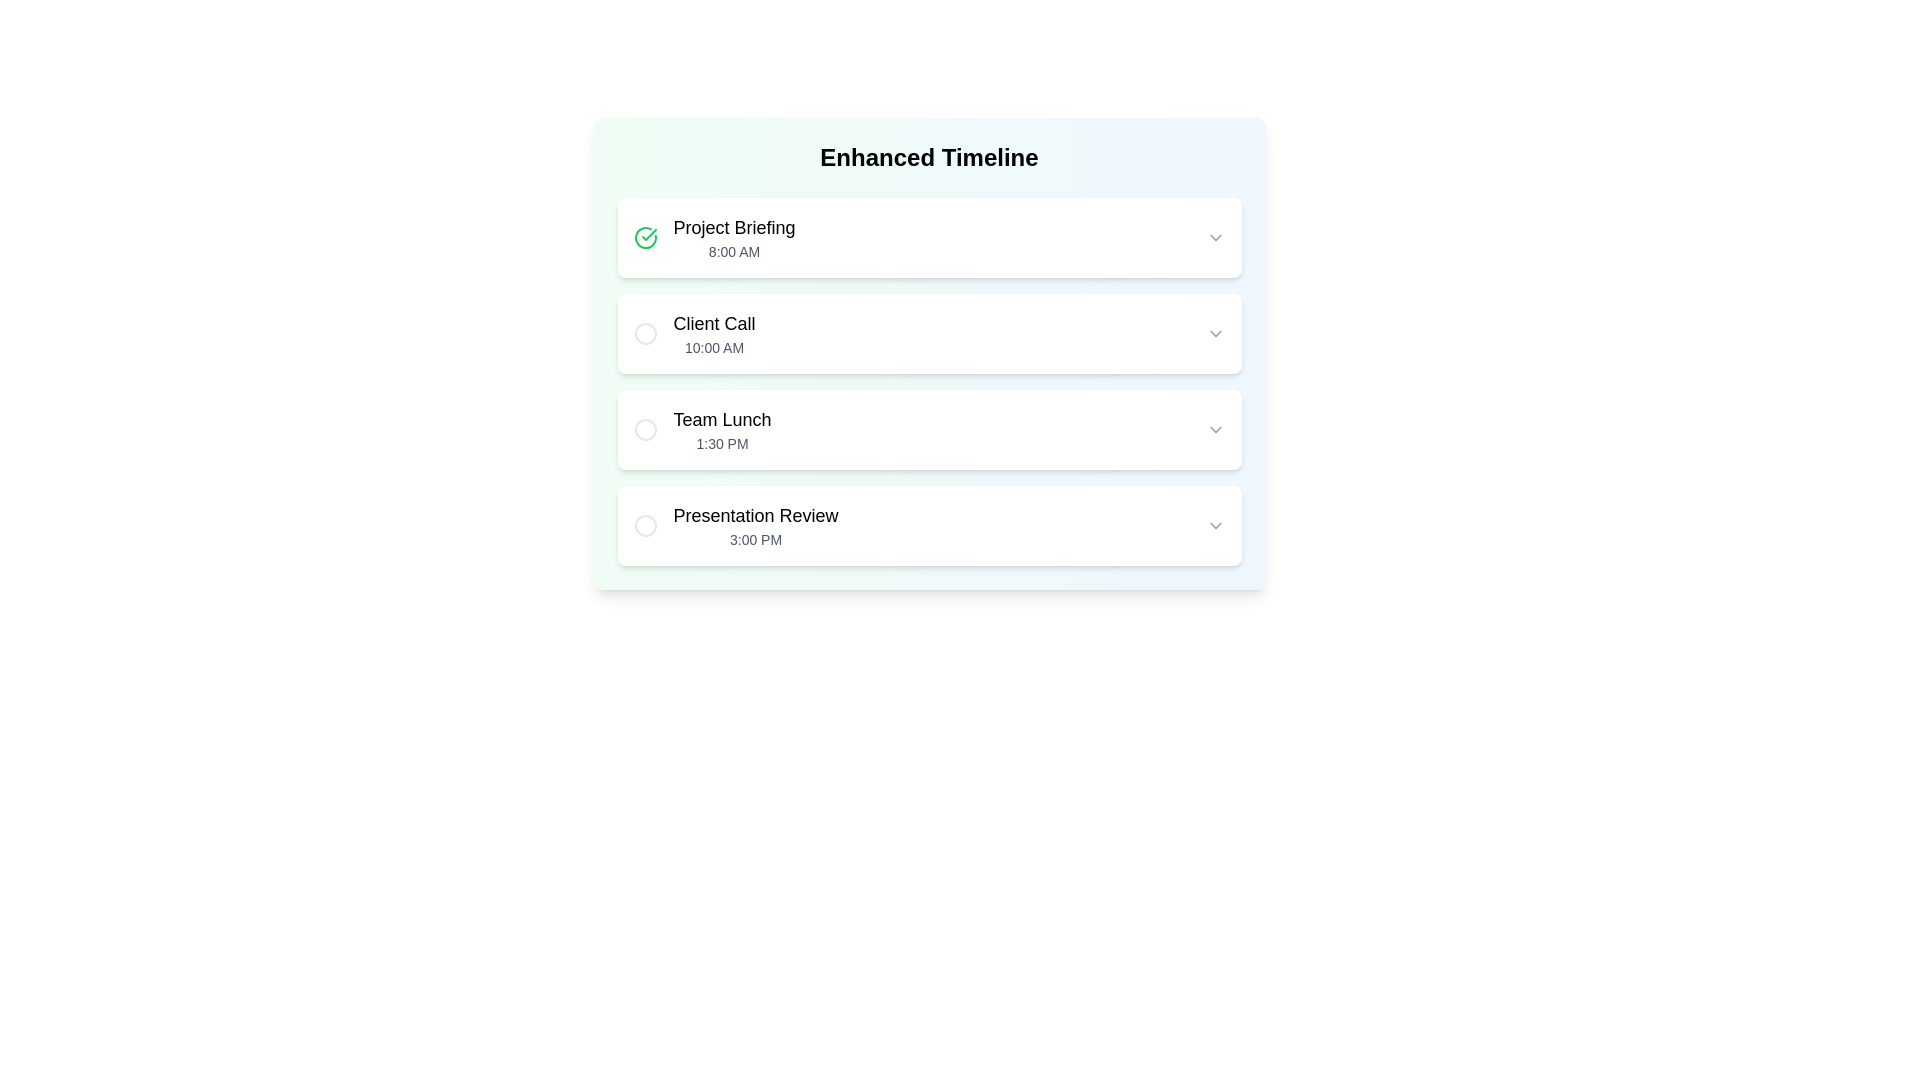 The image size is (1920, 1080). Describe the element at coordinates (928, 333) in the screenshot. I see `the 'Client Call' card-like component` at that location.